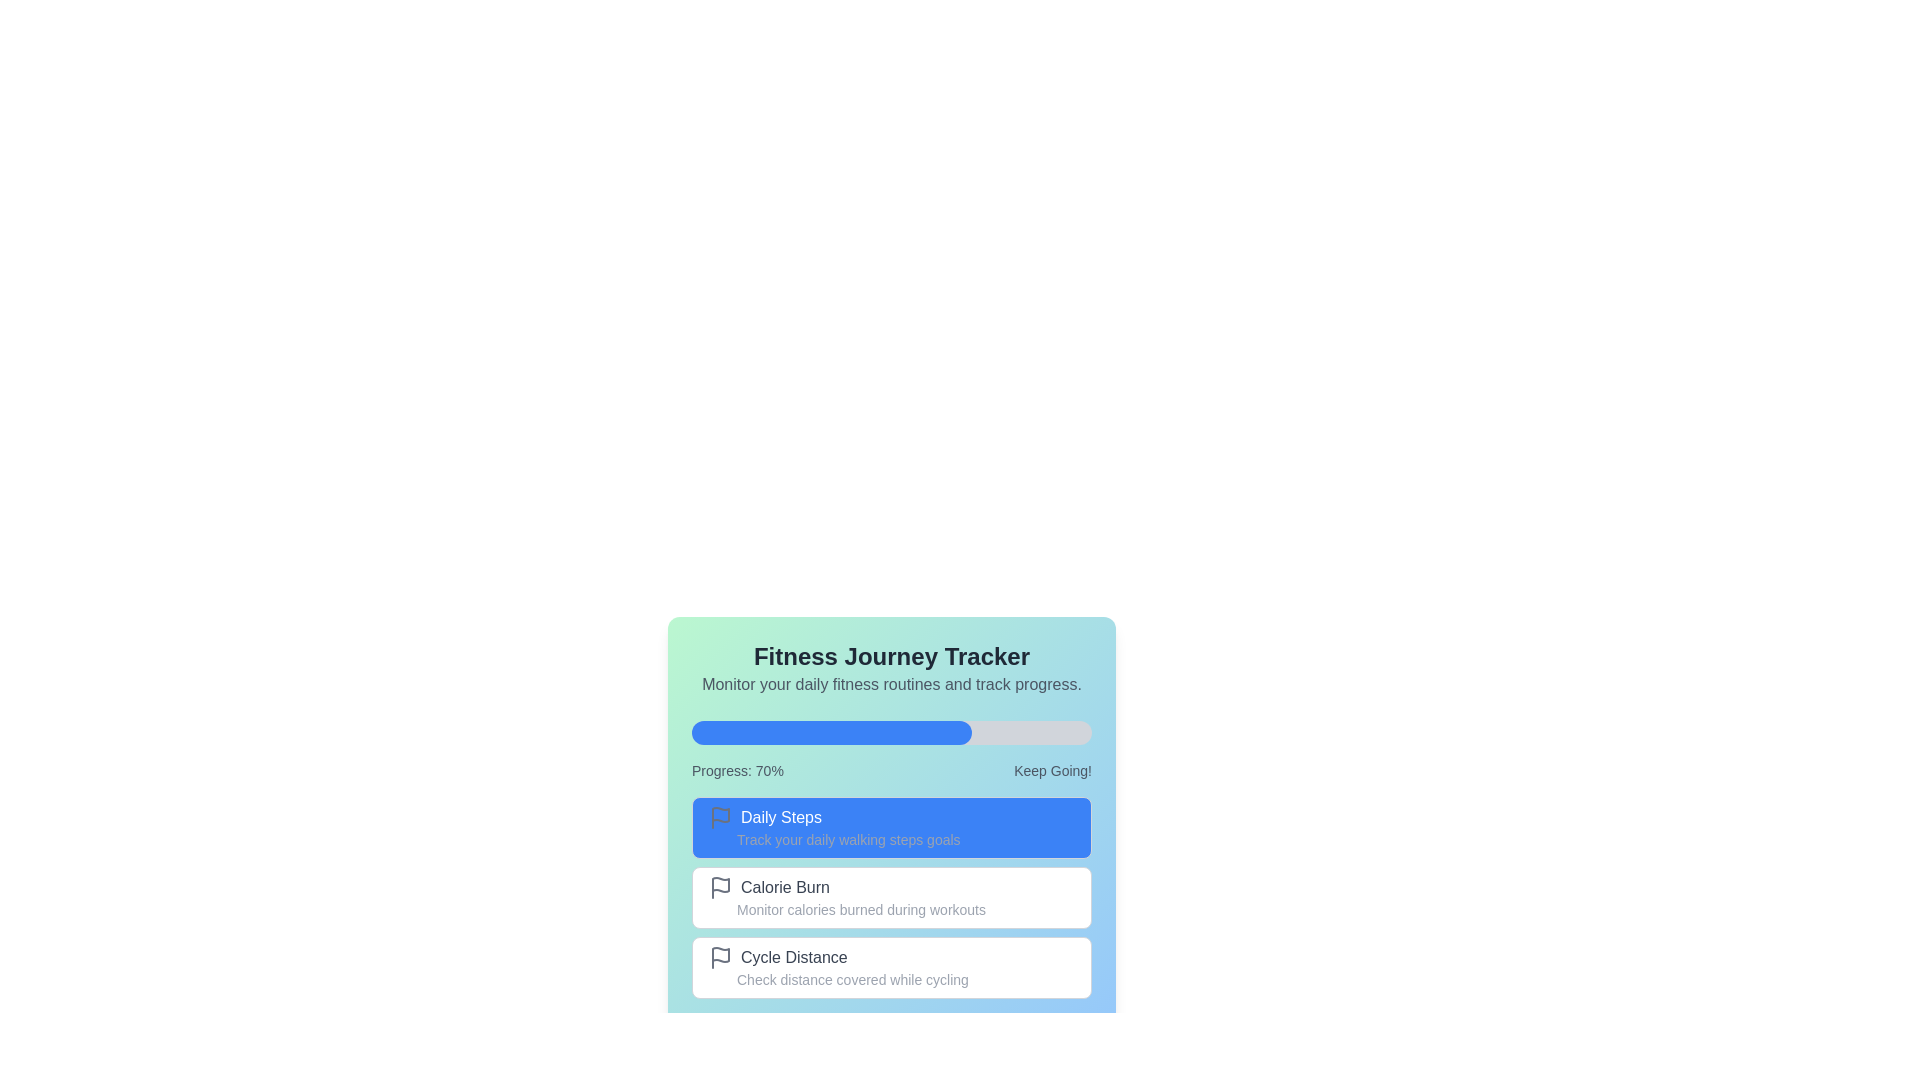 The height and width of the screenshot is (1080, 1920). I want to click on the text block titled 'Fitness Journey Tracker', which provides information on monitoring daily fitness routines and tracking progress, so click(891, 668).